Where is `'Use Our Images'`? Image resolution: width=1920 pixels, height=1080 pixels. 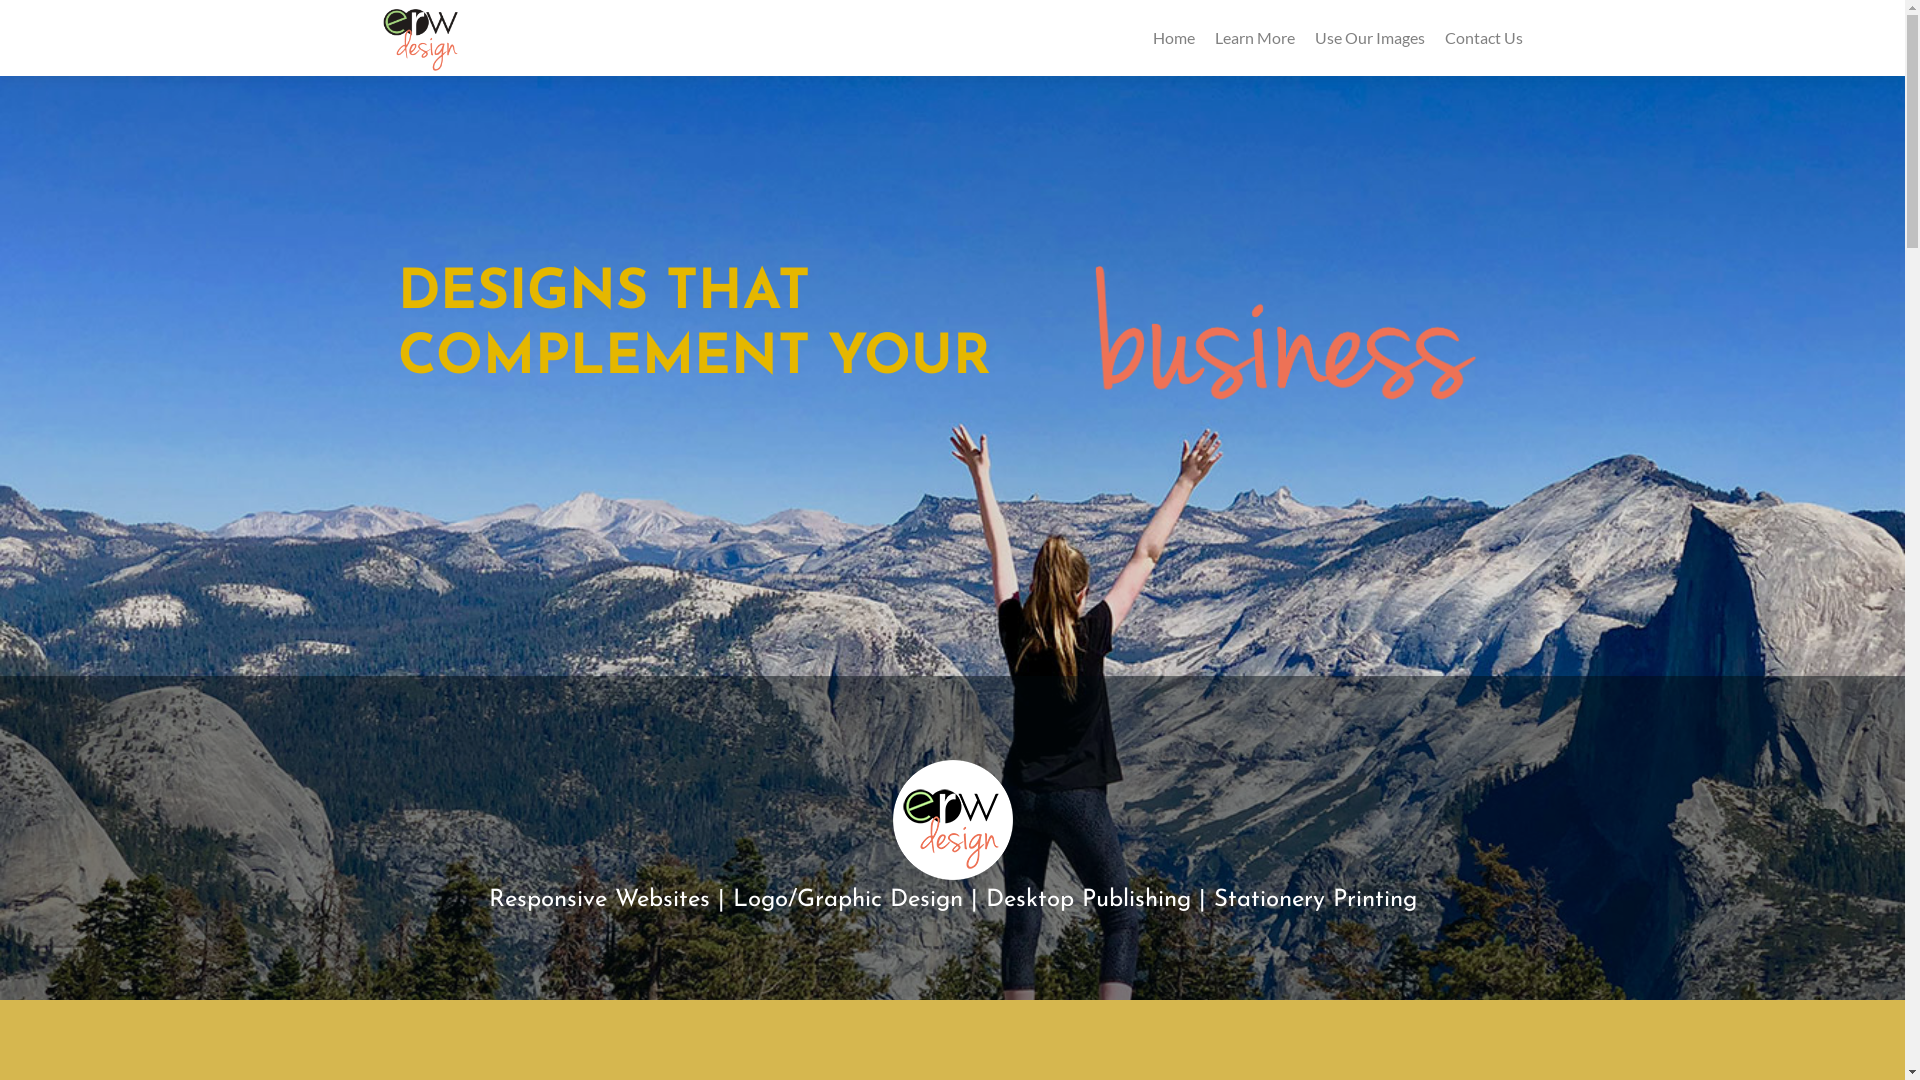
'Use Our Images' is located at coordinates (1314, 37).